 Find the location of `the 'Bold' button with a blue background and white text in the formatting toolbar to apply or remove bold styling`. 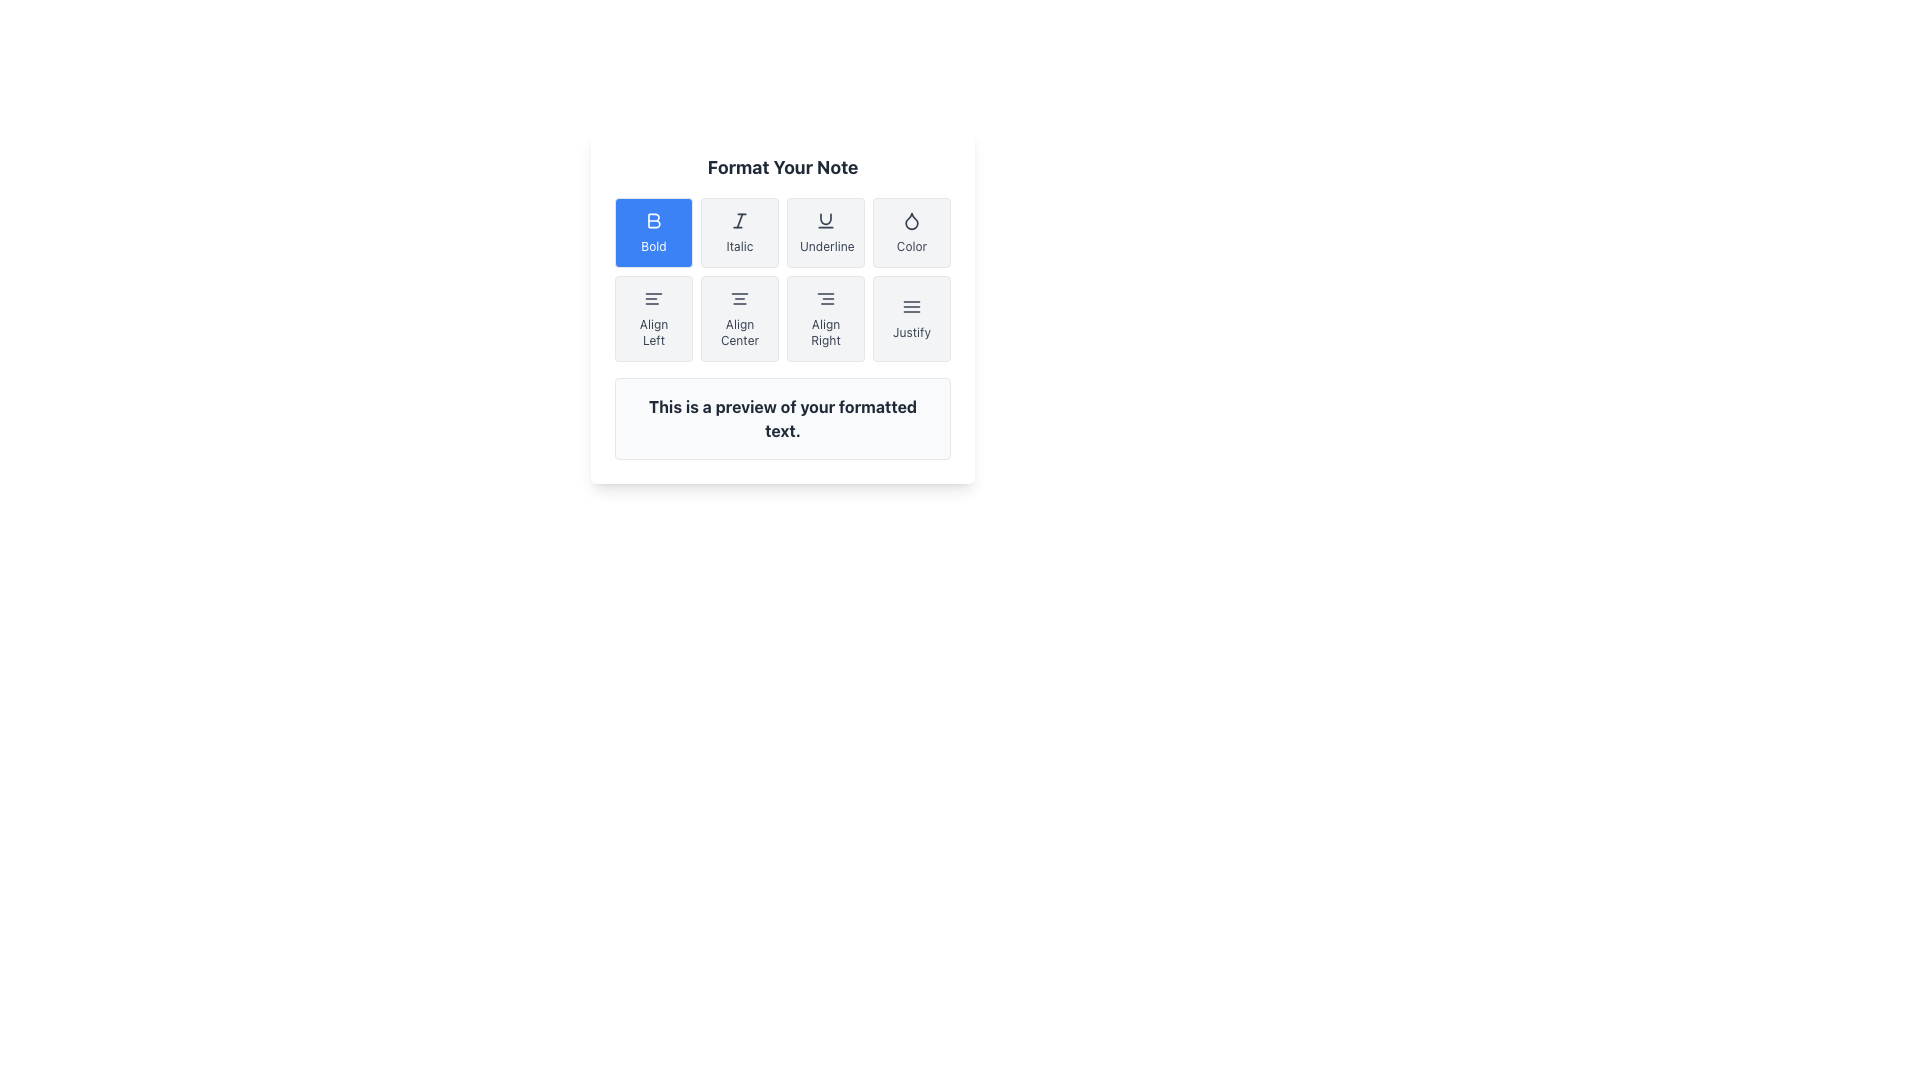

the 'Bold' button with a blue background and white text in the formatting toolbar to apply or remove bold styling is located at coordinates (653, 231).